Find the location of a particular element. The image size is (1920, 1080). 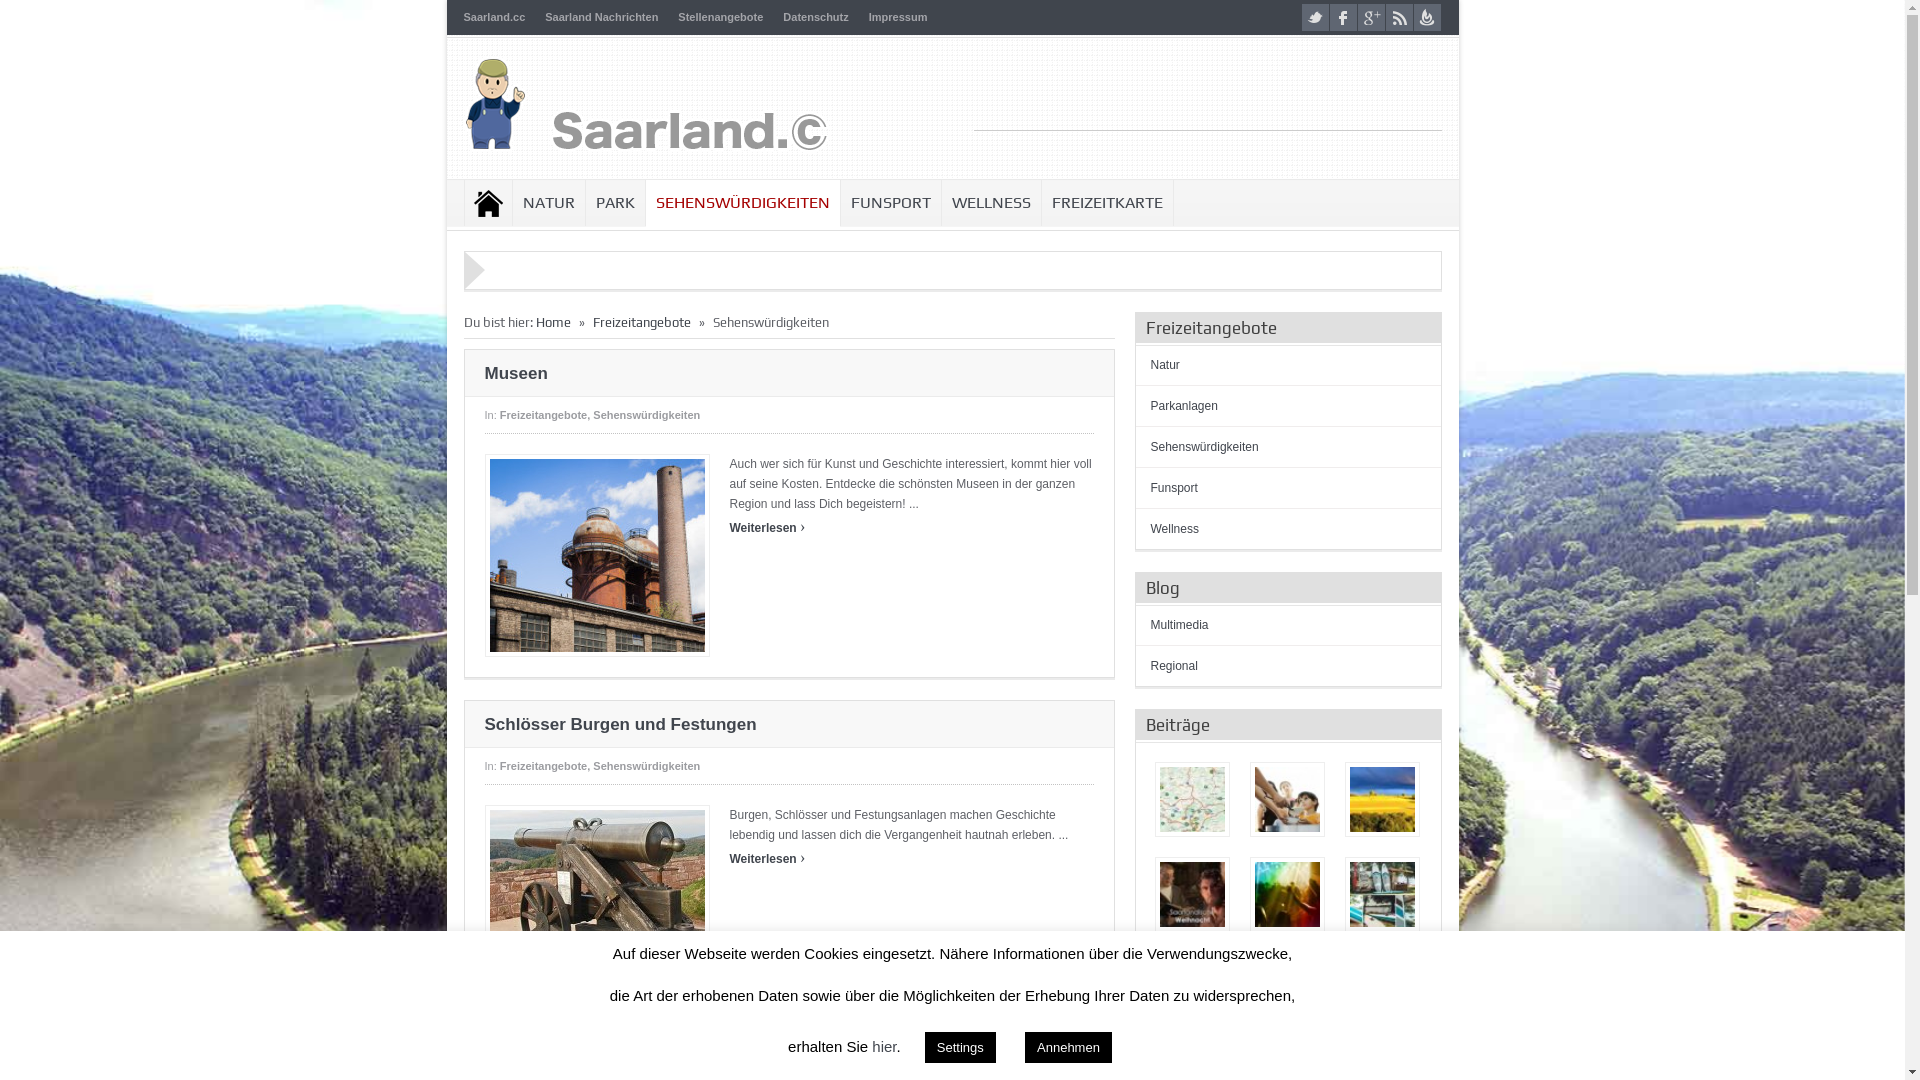

'Annehmen' is located at coordinates (1025, 1046).